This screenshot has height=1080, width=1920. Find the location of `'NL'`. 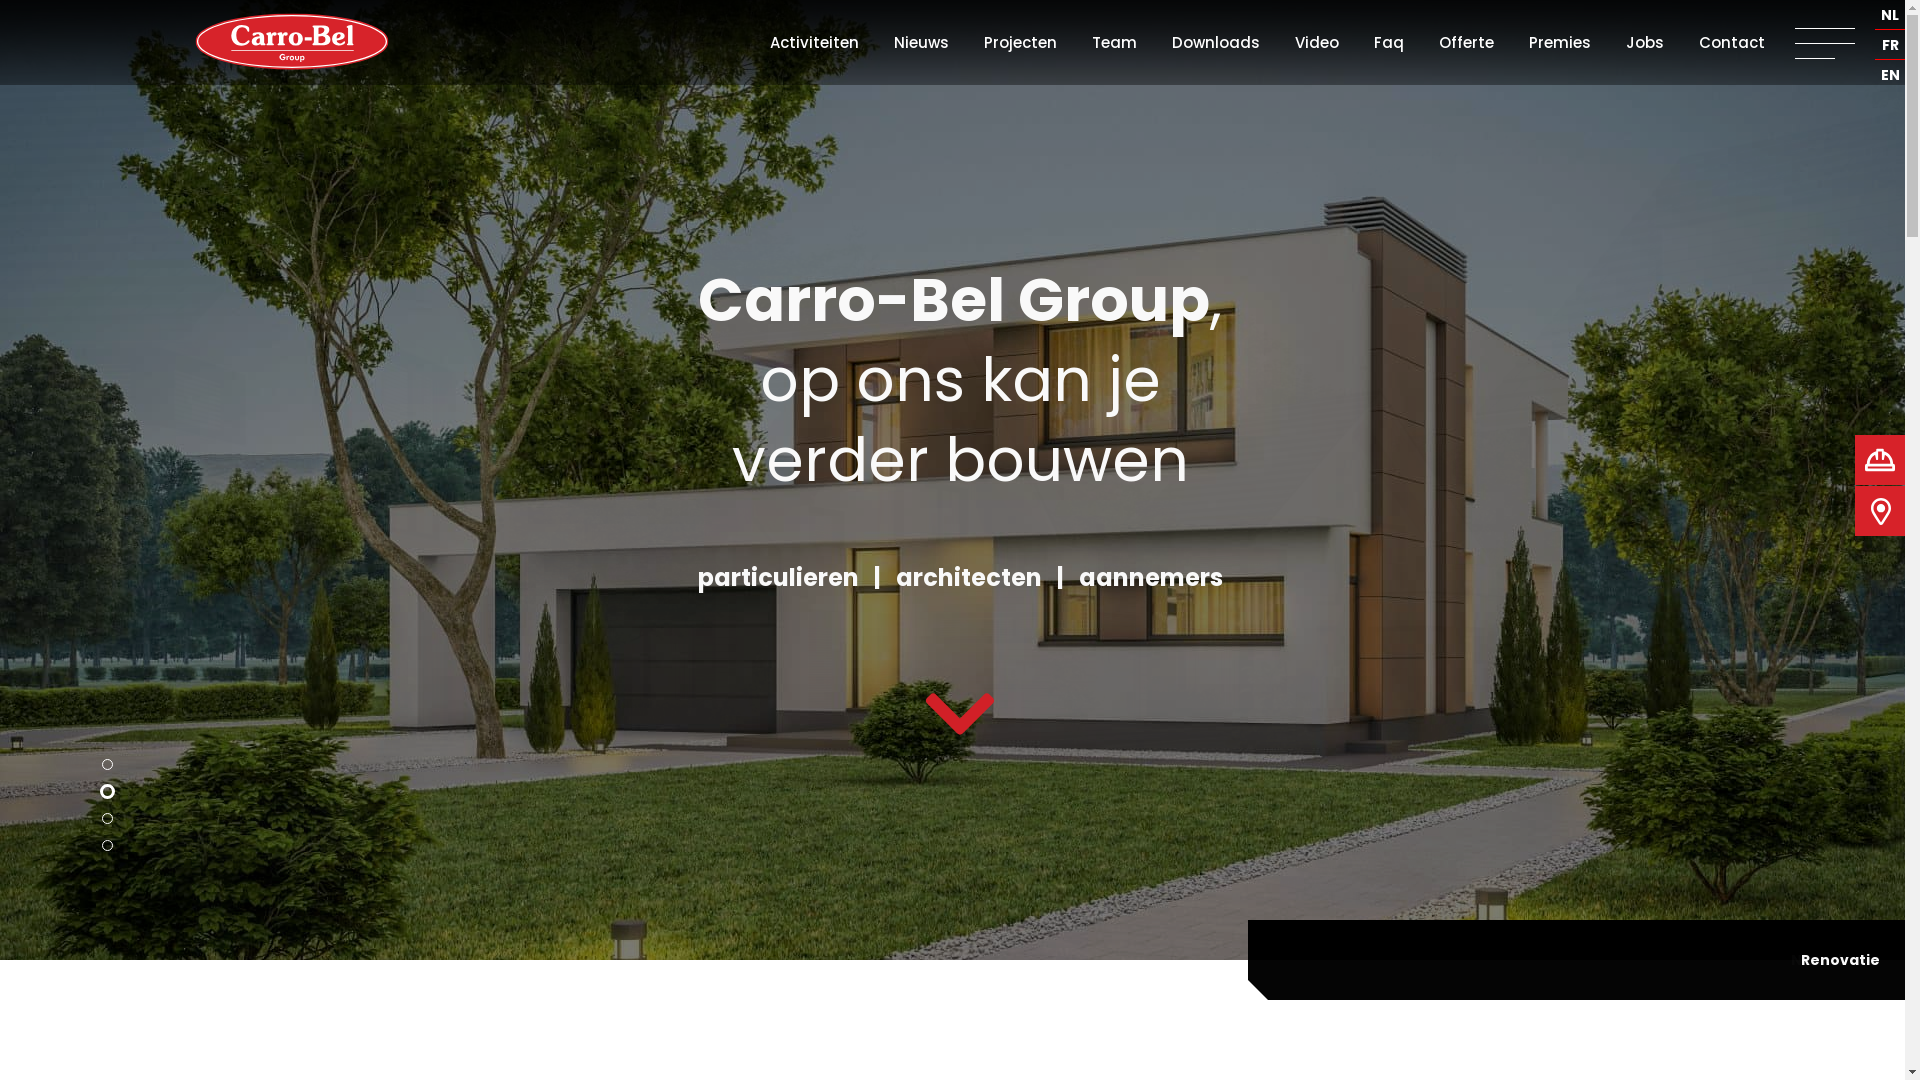

'NL' is located at coordinates (1889, 15).